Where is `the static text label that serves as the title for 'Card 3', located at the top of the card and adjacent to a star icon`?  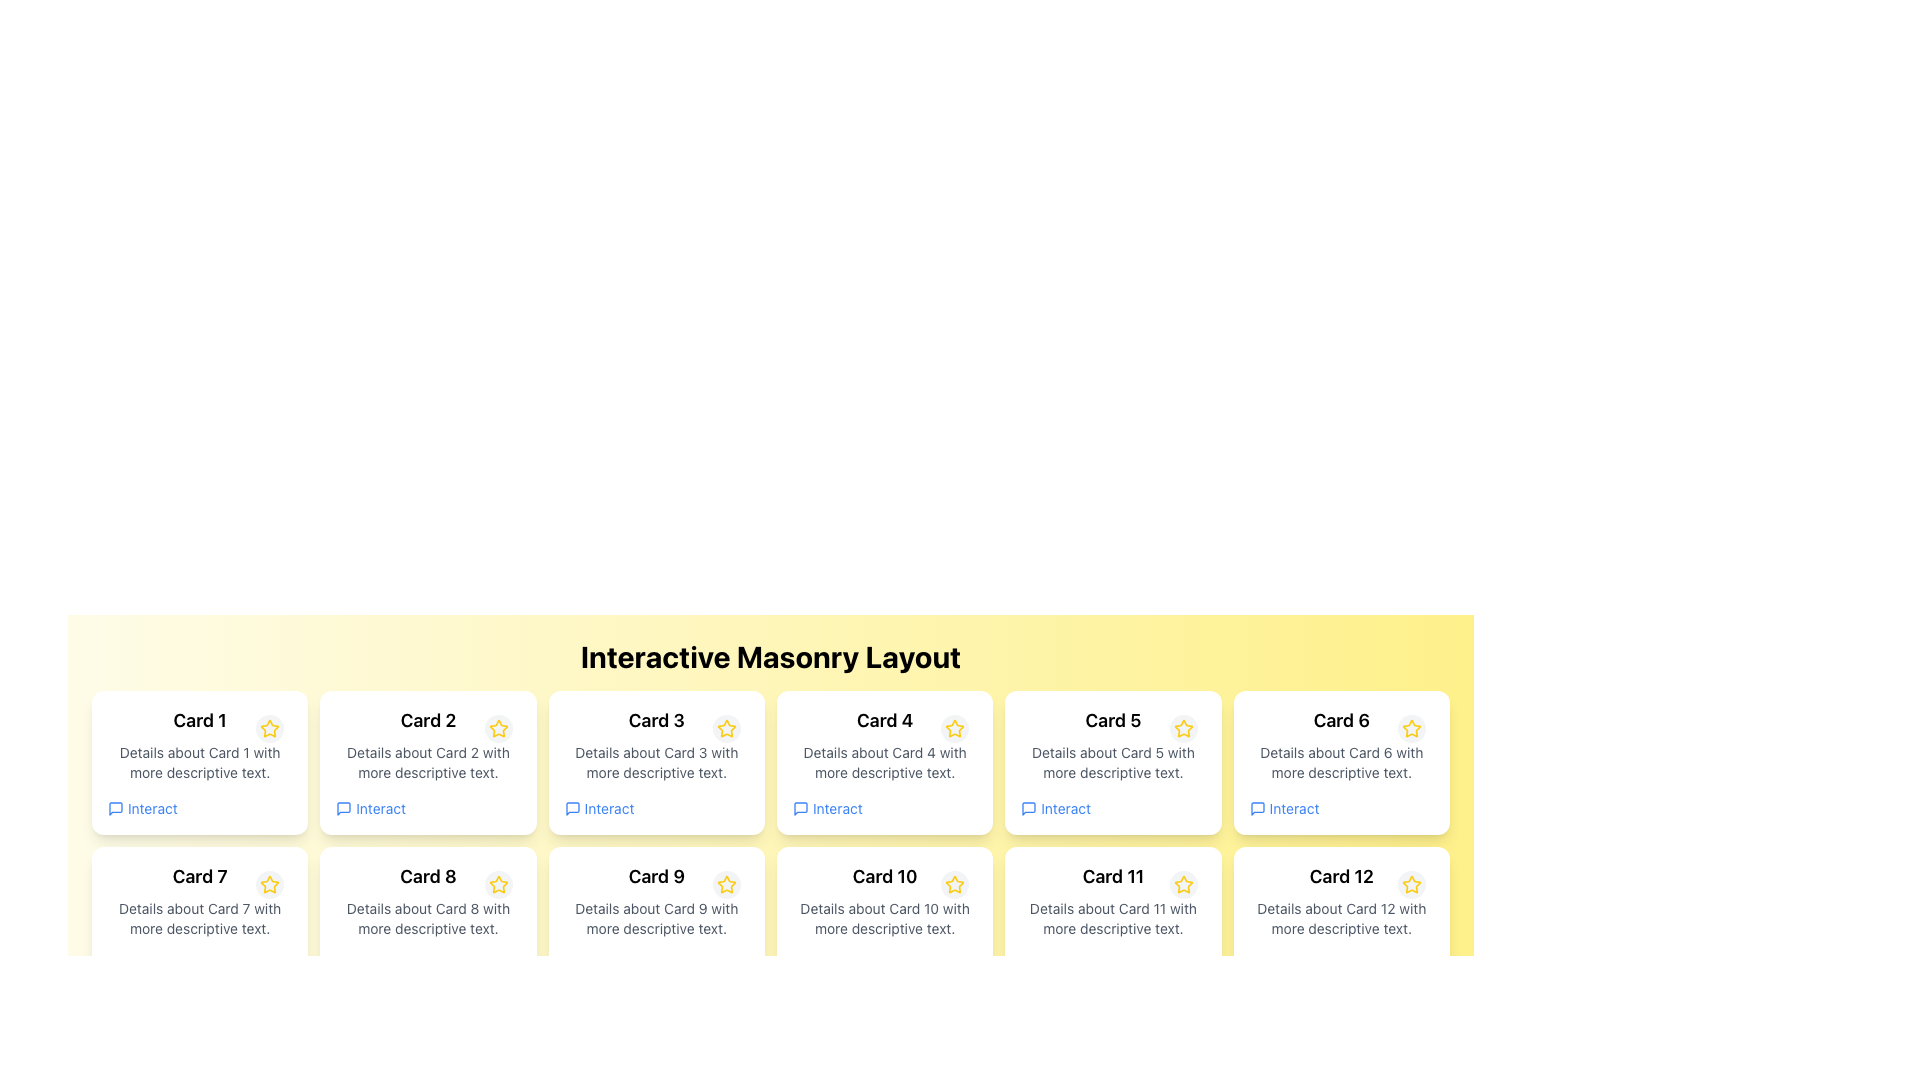 the static text label that serves as the title for 'Card 3', located at the top of the card and adjacent to a star icon is located at coordinates (656, 721).